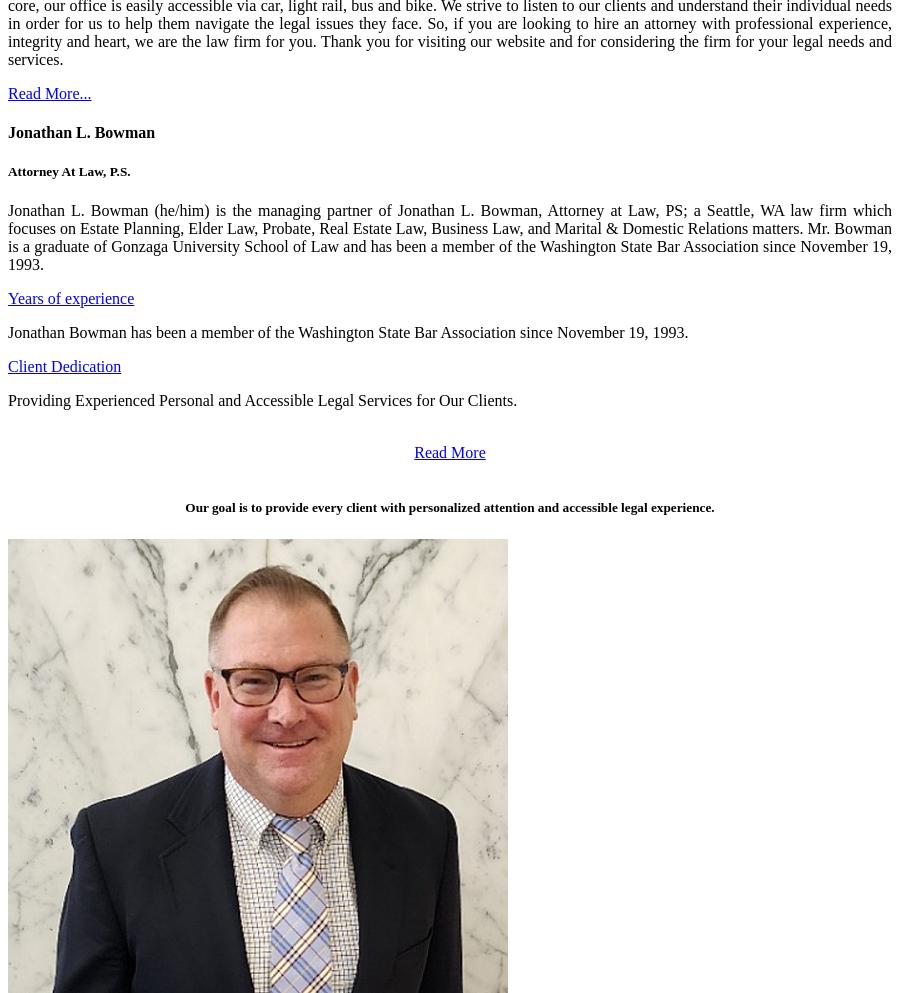  What do you see at coordinates (449, 452) in the screenshot?
I see `'Read More'` at bounding box center [449, 452].